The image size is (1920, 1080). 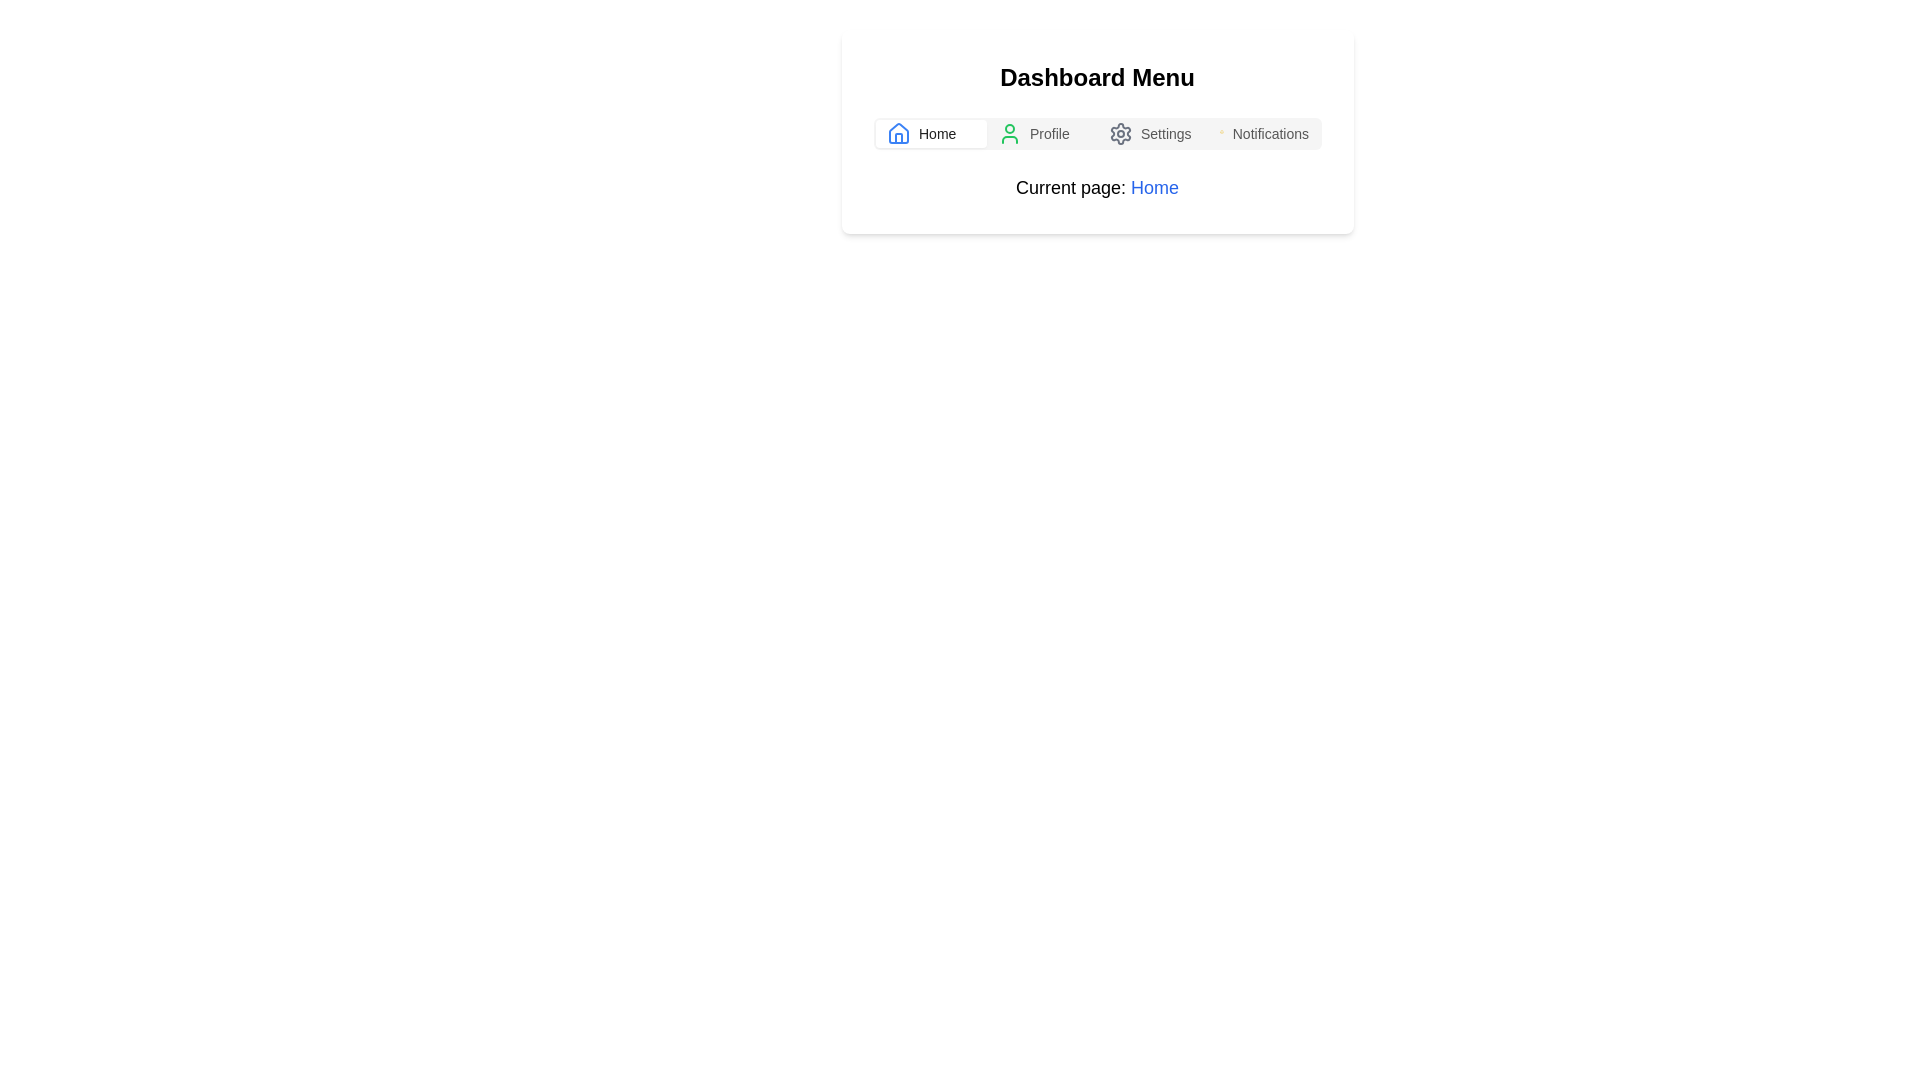 What do you see at coordinates (897, 134) in the screenshot?
I see `the blue house icon in the navigation menu` at bounding box center [897, 134].